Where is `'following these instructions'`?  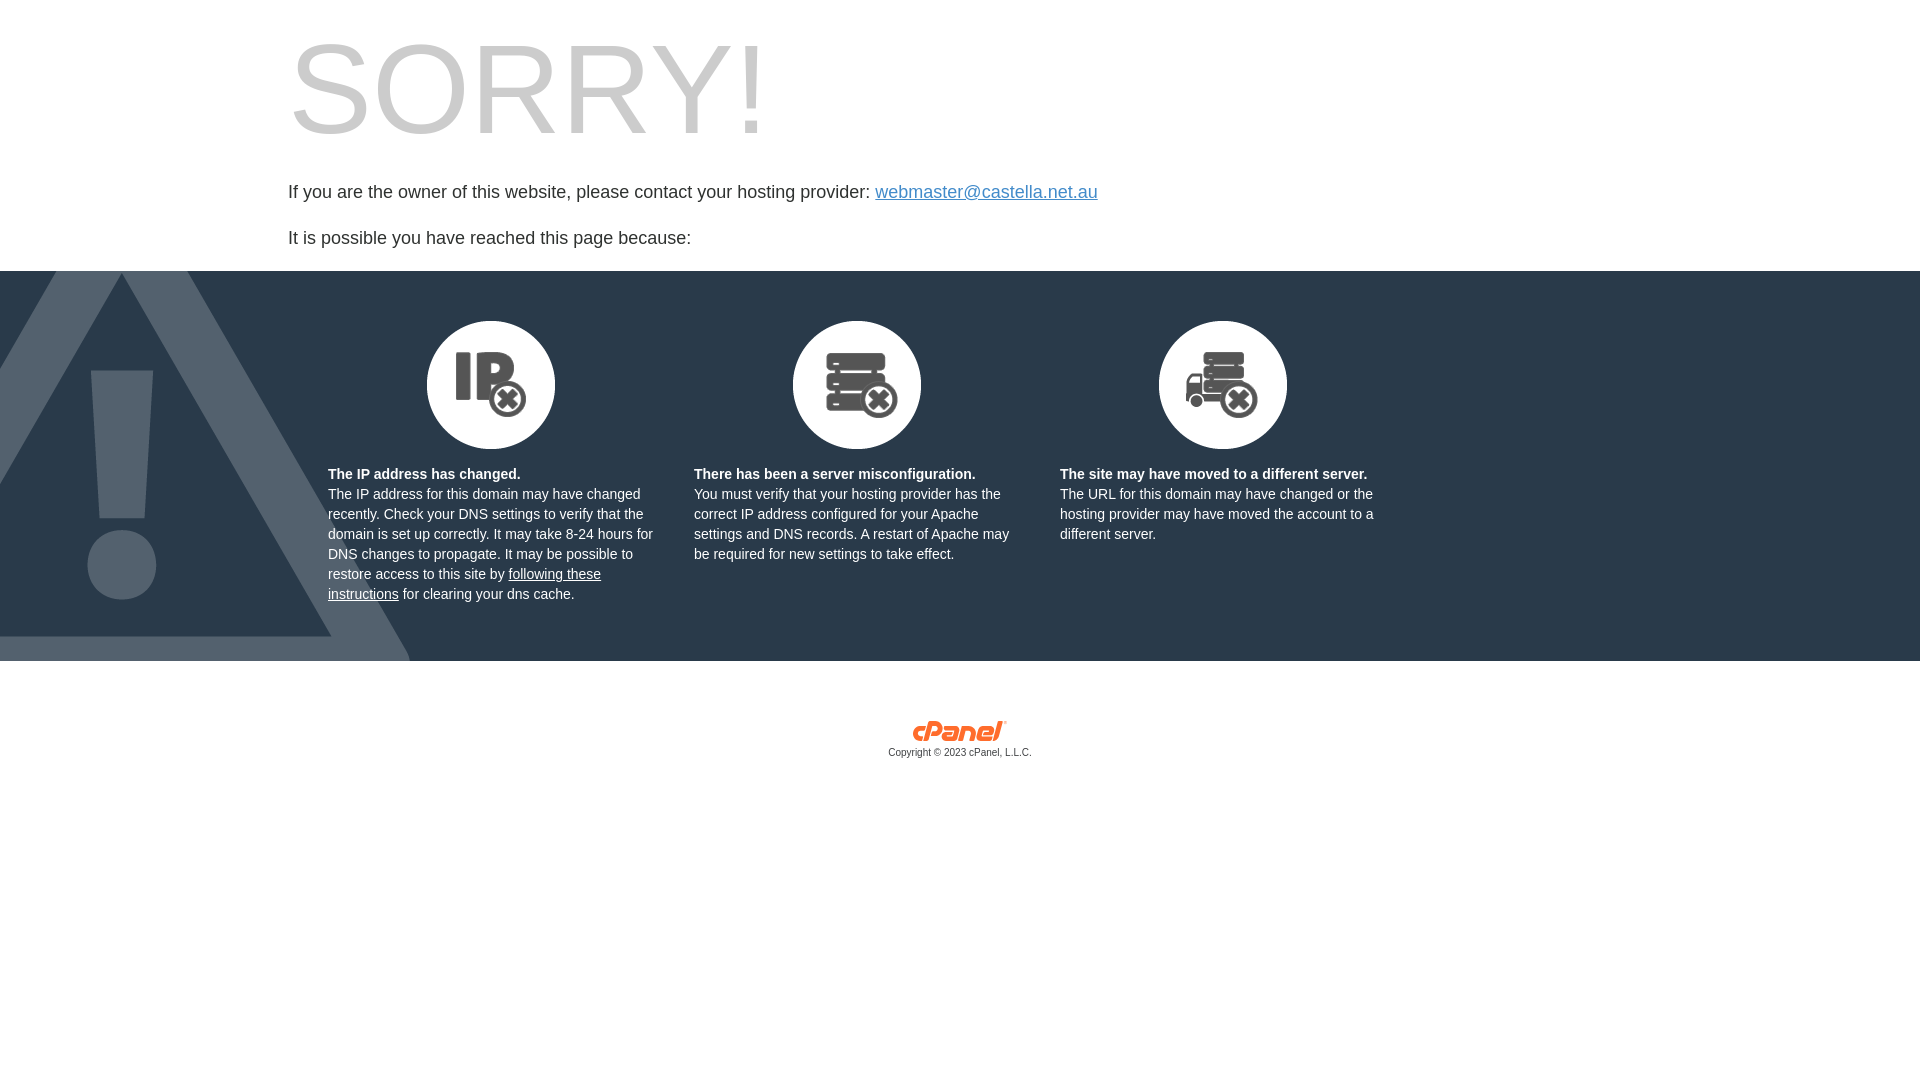
'following these instructions' is located at coordinates (463, 583).